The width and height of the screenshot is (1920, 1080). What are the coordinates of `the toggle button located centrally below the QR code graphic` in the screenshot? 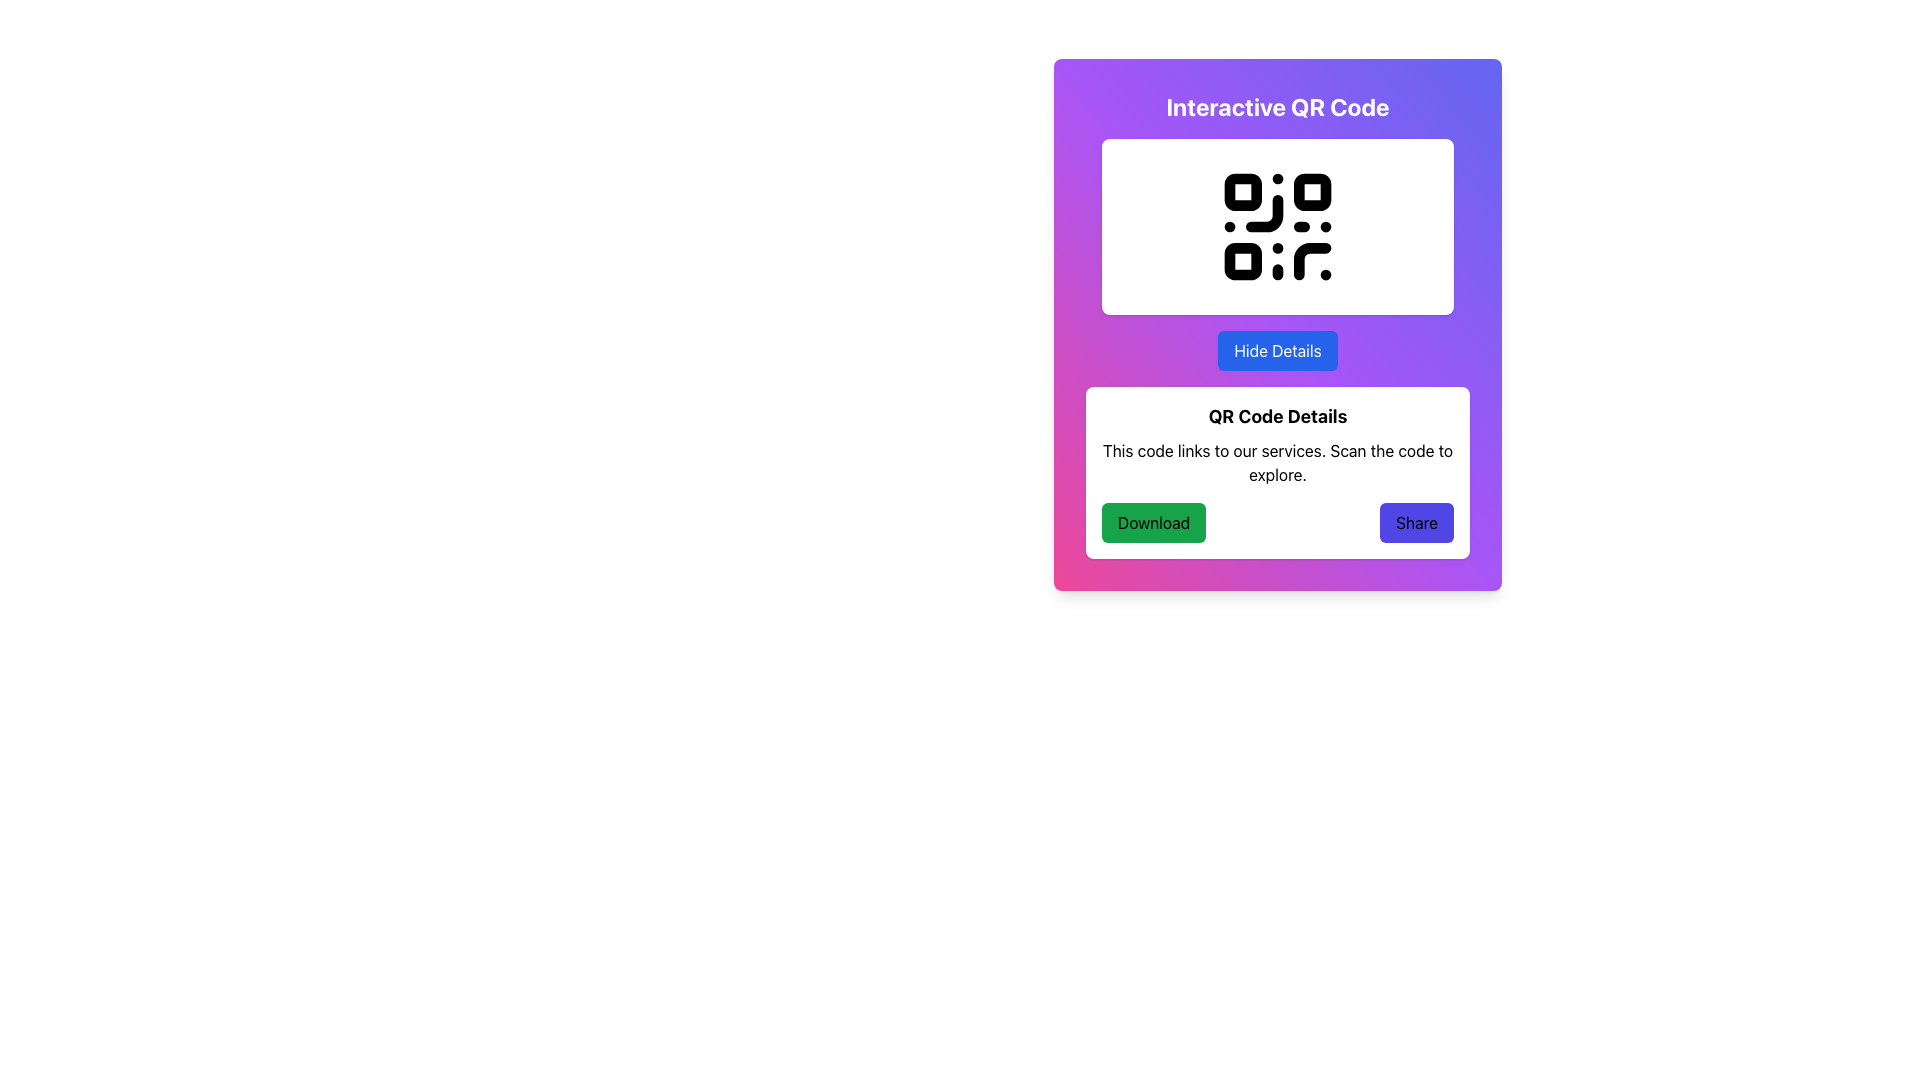 It's located at (1276, 350).